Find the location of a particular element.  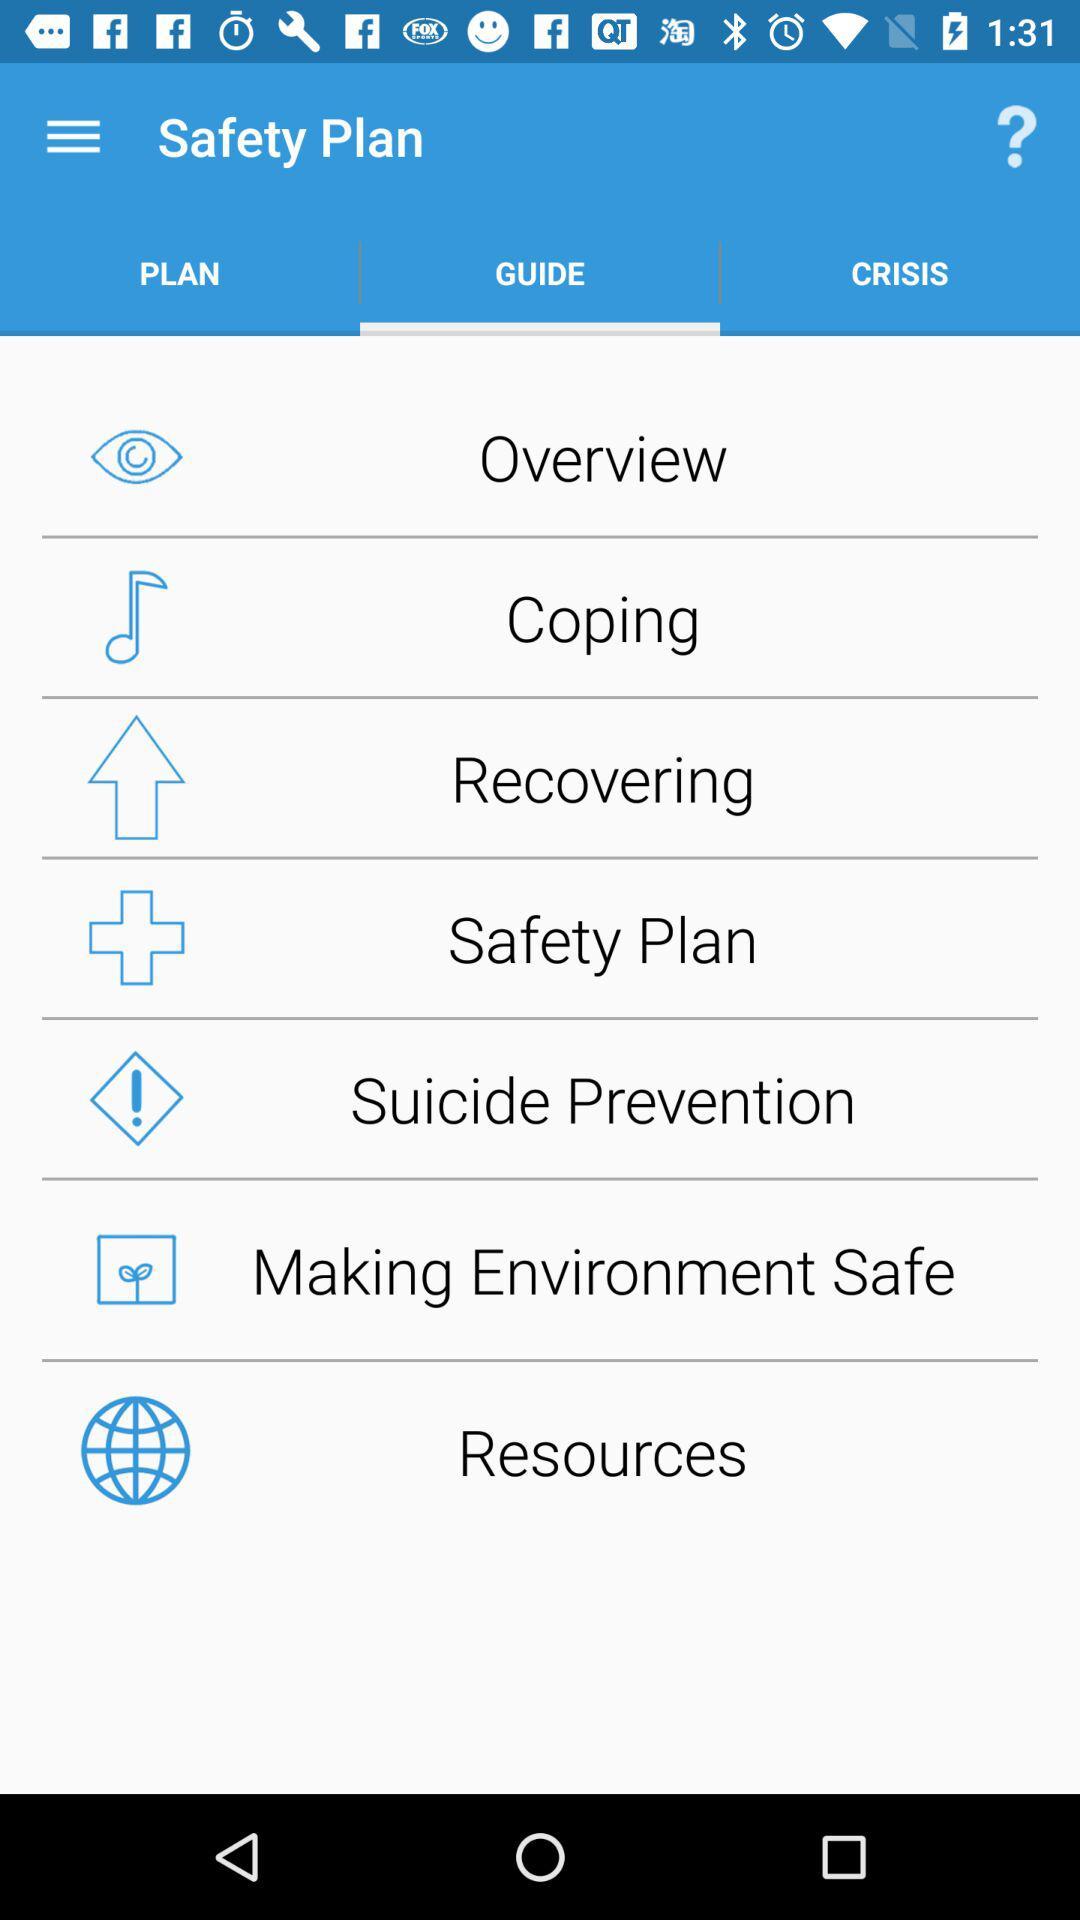

recovering is located at coordinates (540, 776).